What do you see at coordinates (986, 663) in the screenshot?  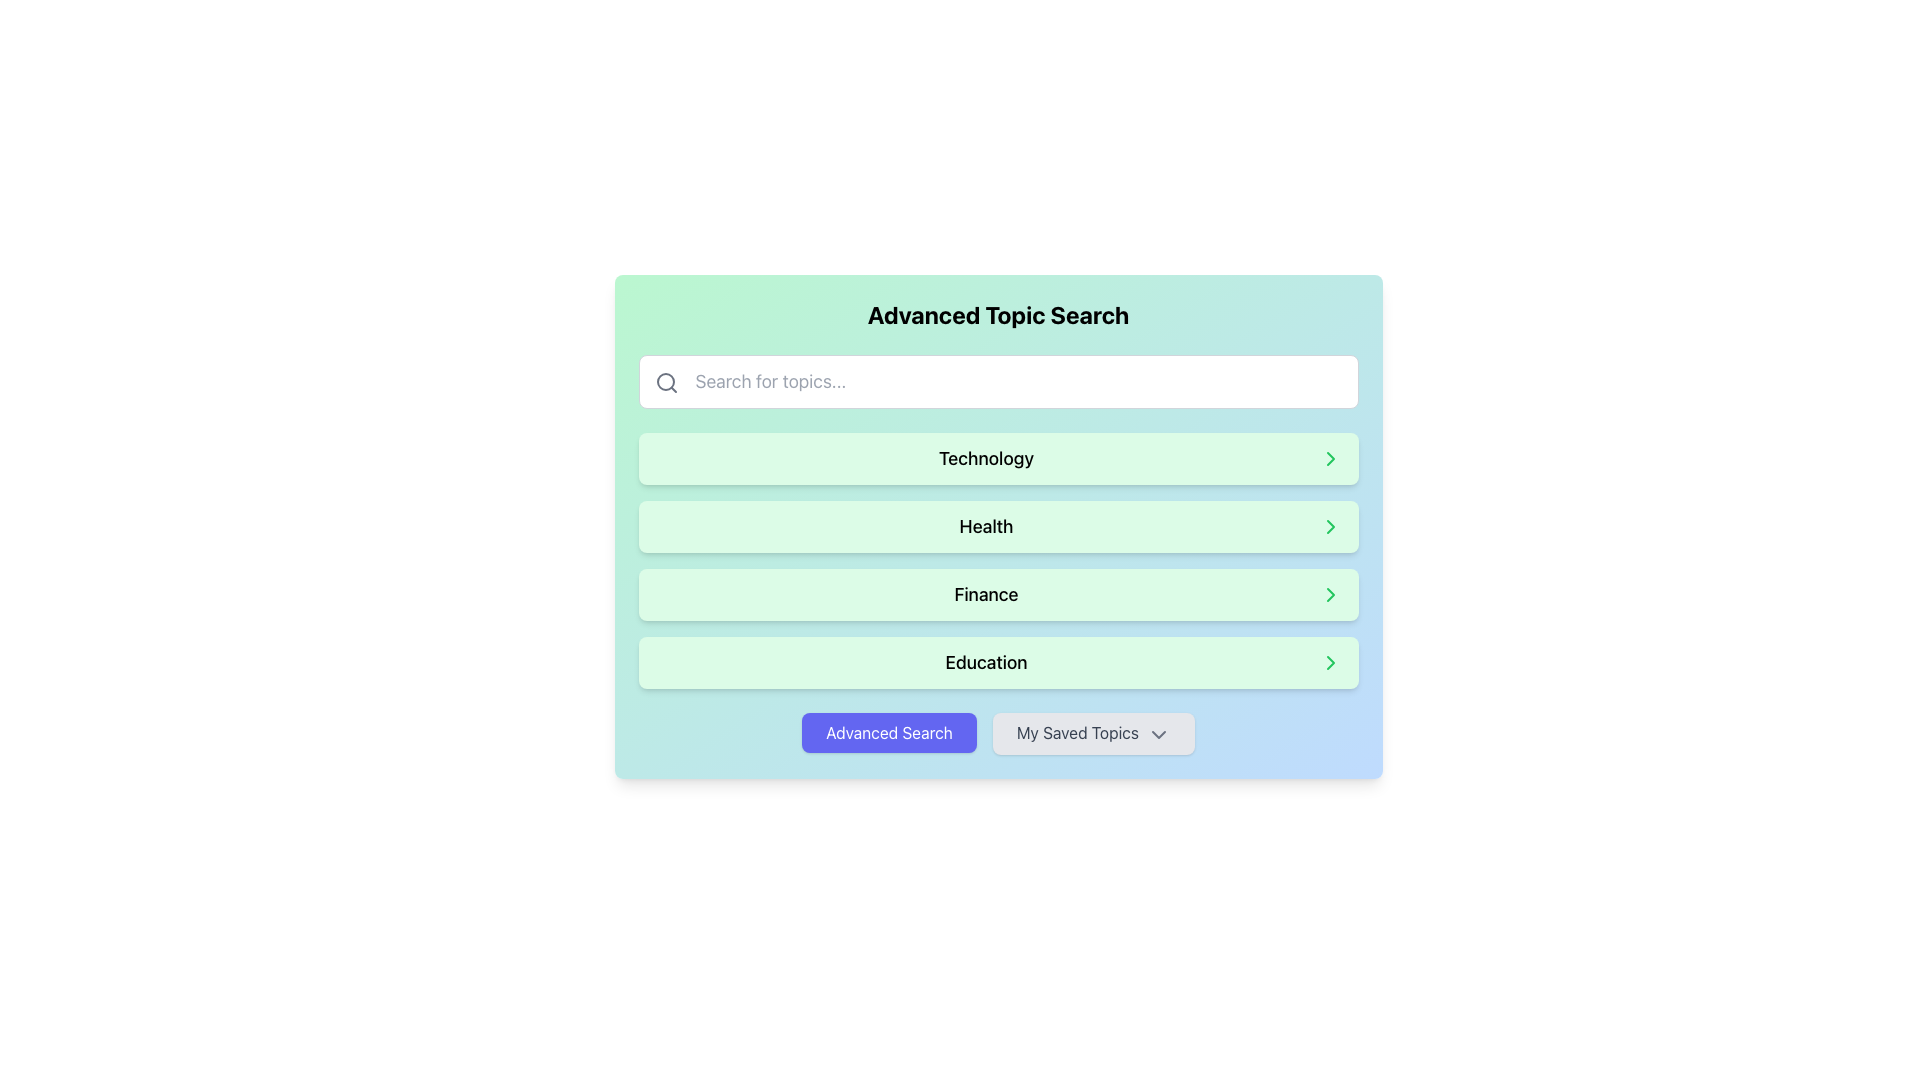 I see `the 'Education' text label, which is the fourth item in the vertical stack under 'Advanced Topic Search'` at bounding box center [986, 663].